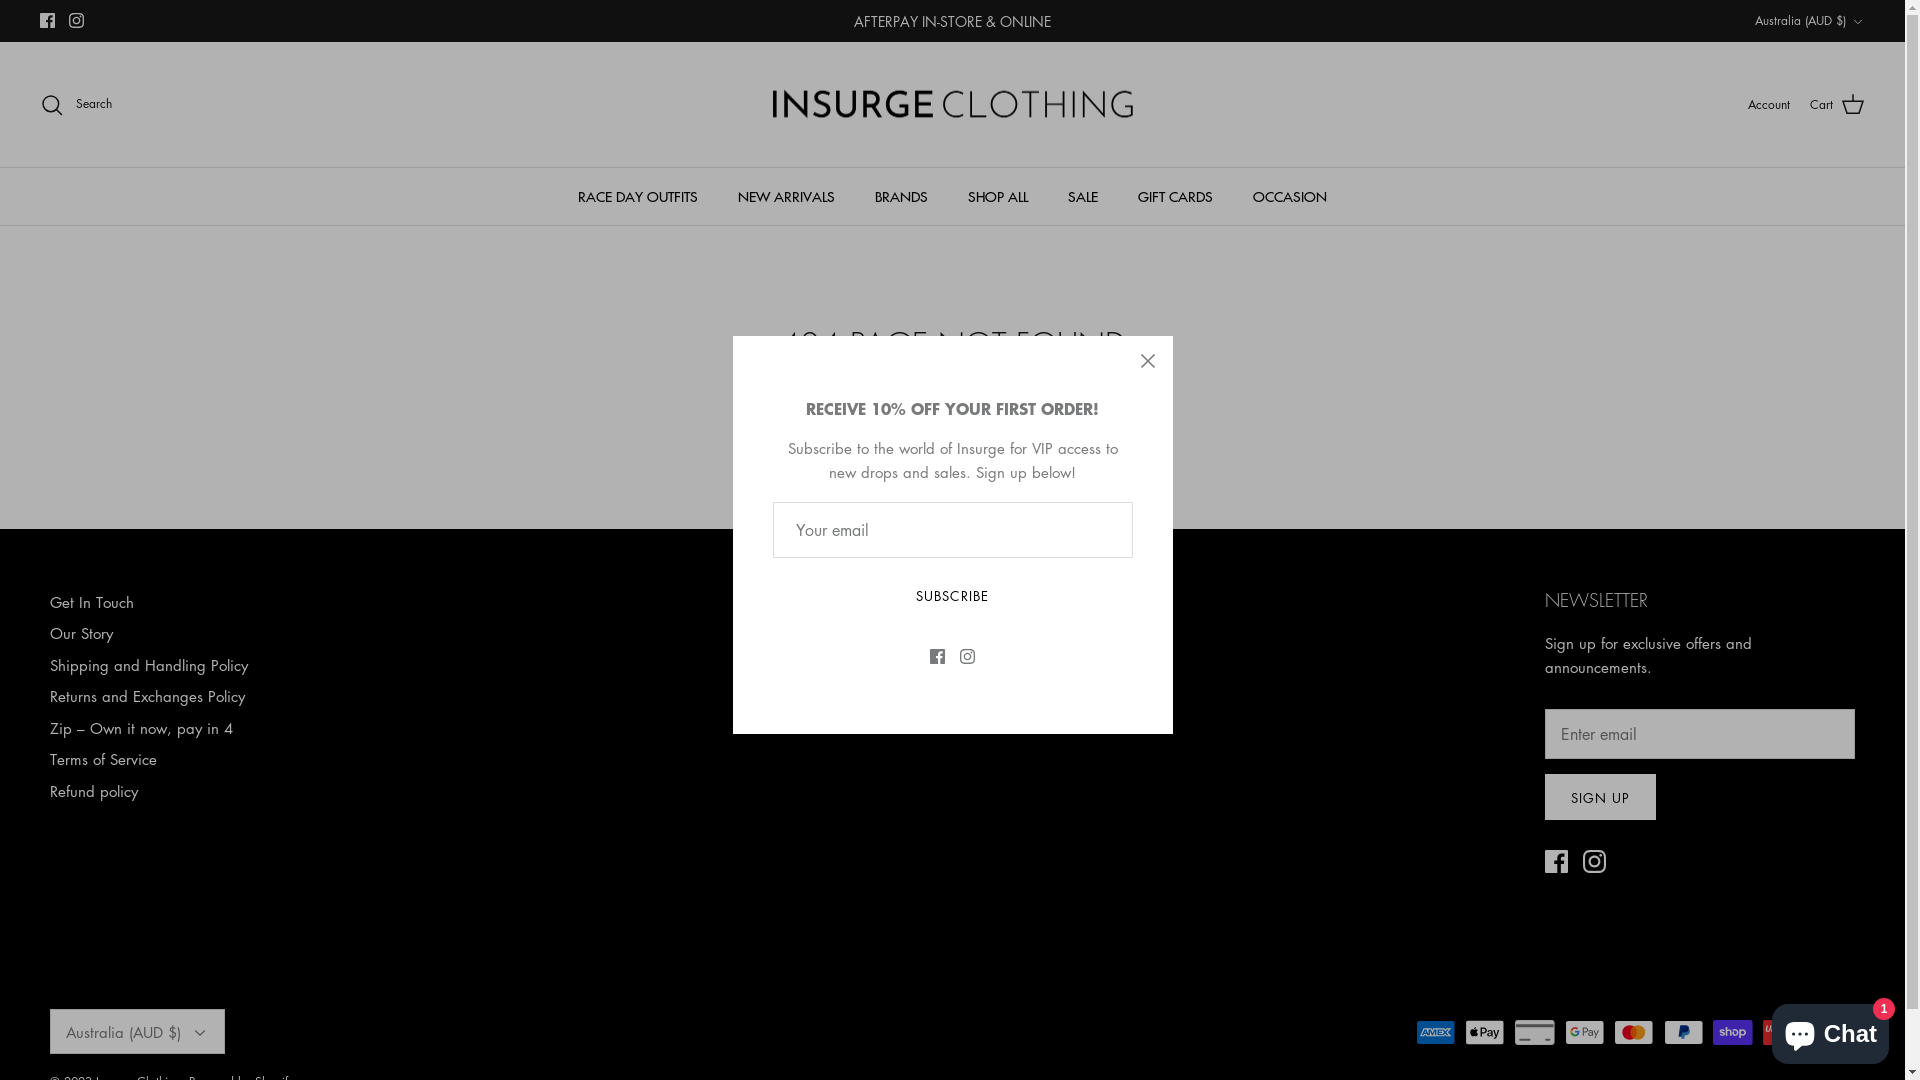 The image size is (1920, 1080). What do you see at coordinates (1809, 21) in the screenshot?
I see `'Australia (AUD $)` at bounding box center [1809, 21].